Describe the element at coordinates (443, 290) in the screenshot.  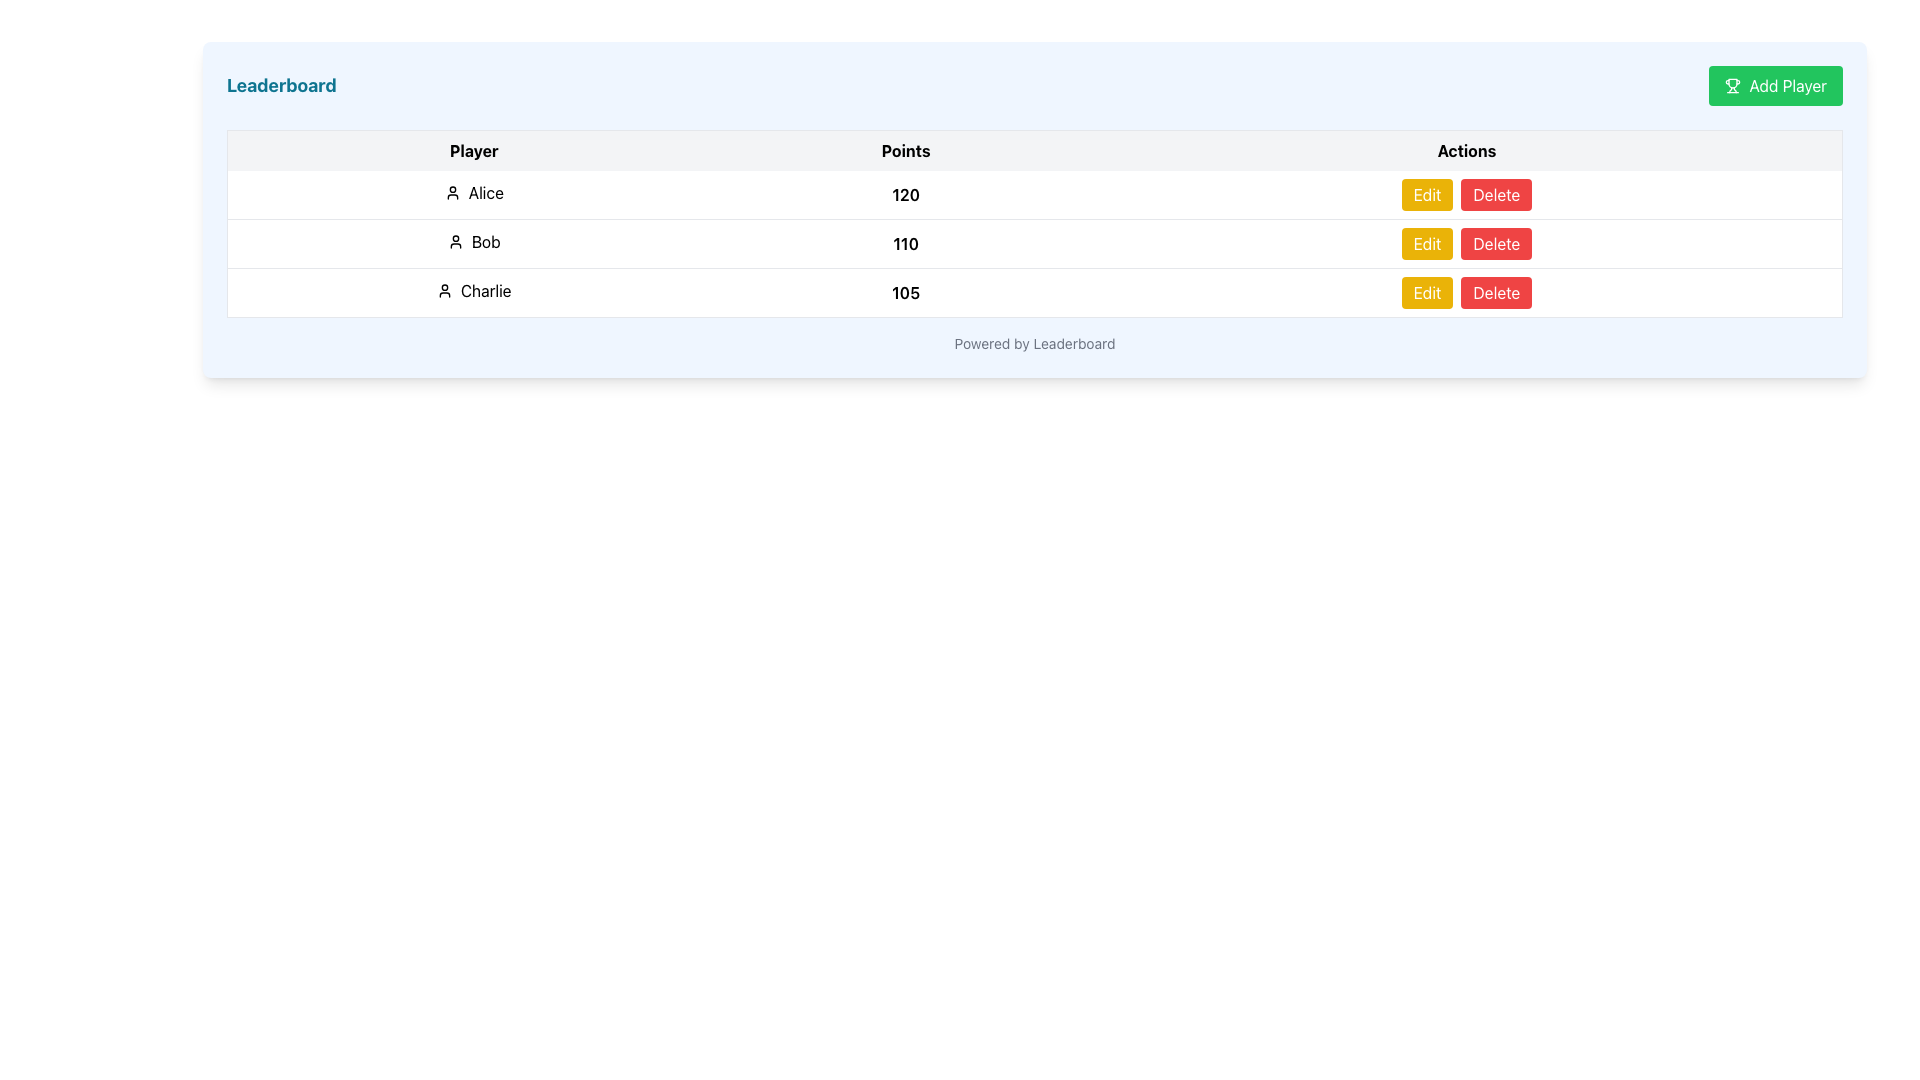
I see `the user icon representing 'Charlie' in the leaderboard, located in the third row under the 'Player' column` at that location.